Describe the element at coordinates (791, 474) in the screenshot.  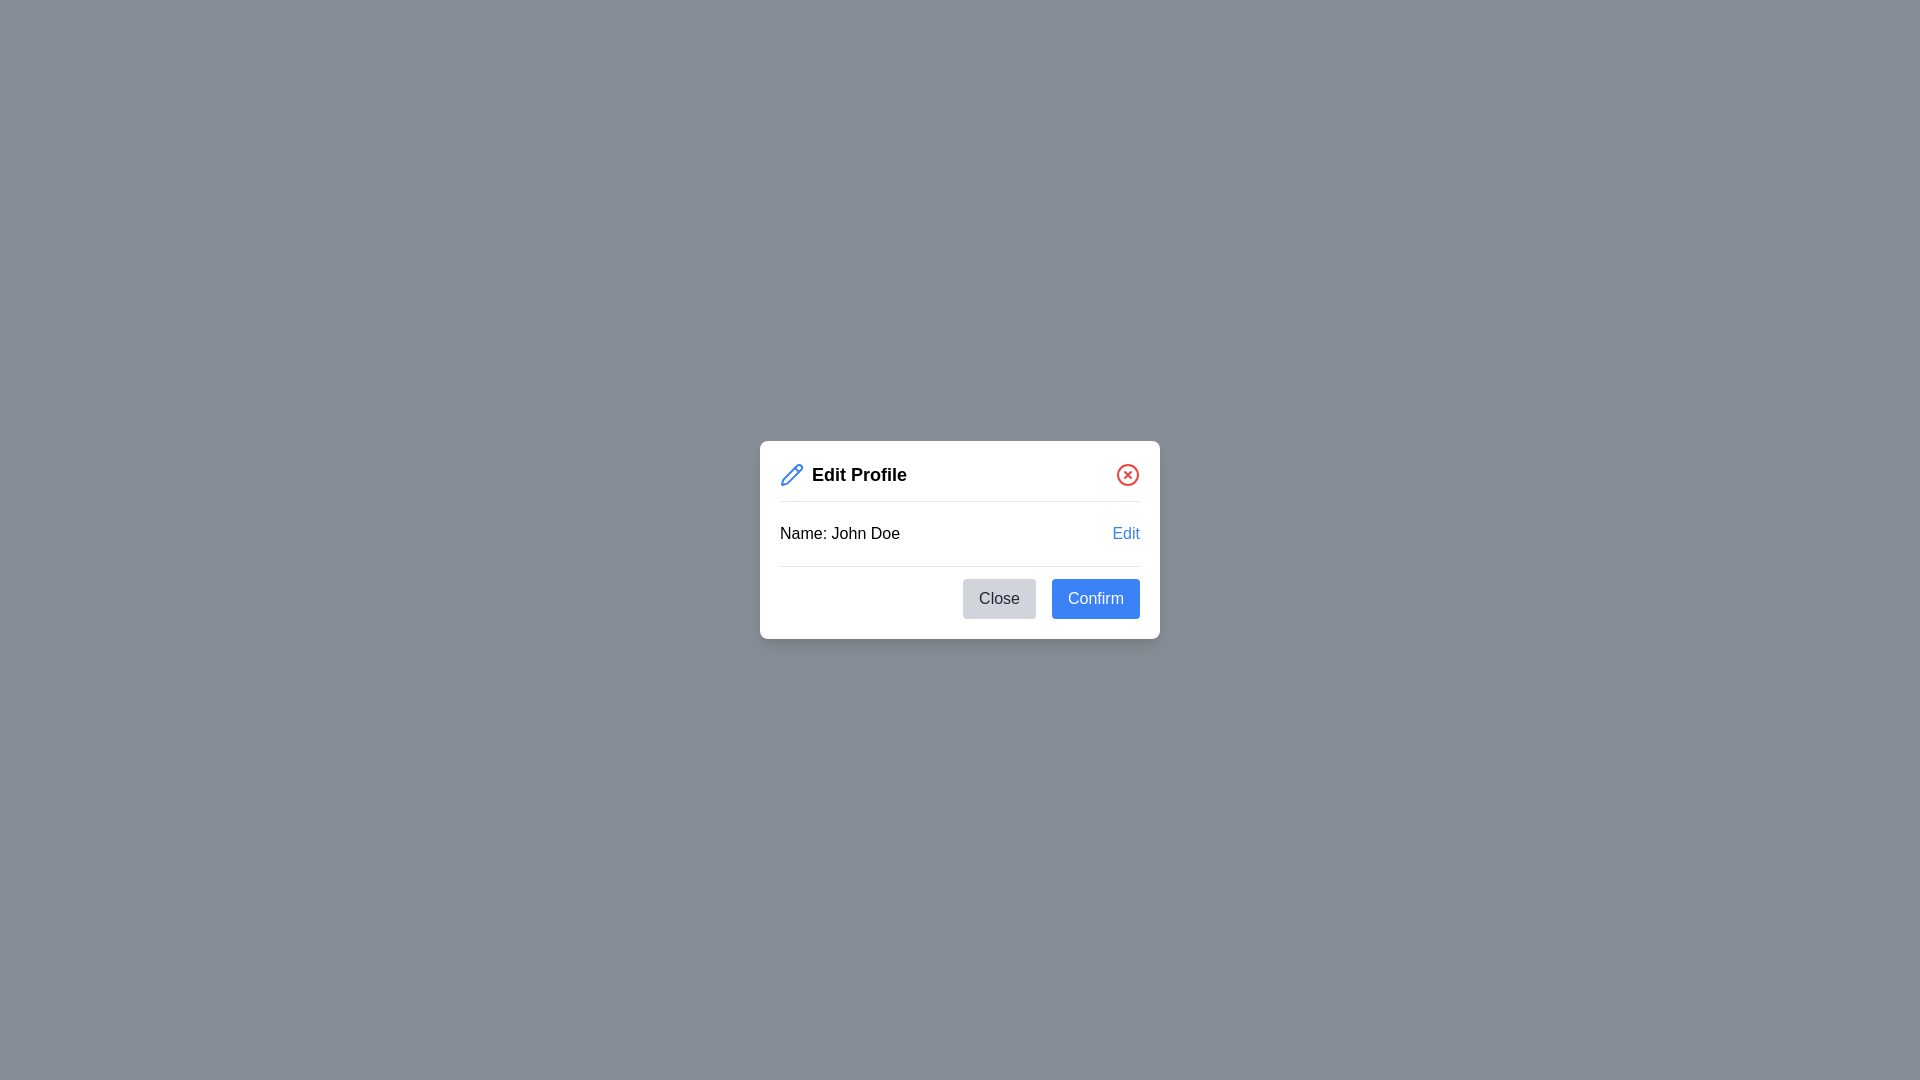
I see `the blue-colored pencil icon located to the left of the 'Edit Profile' title text in the modal header` at that location.